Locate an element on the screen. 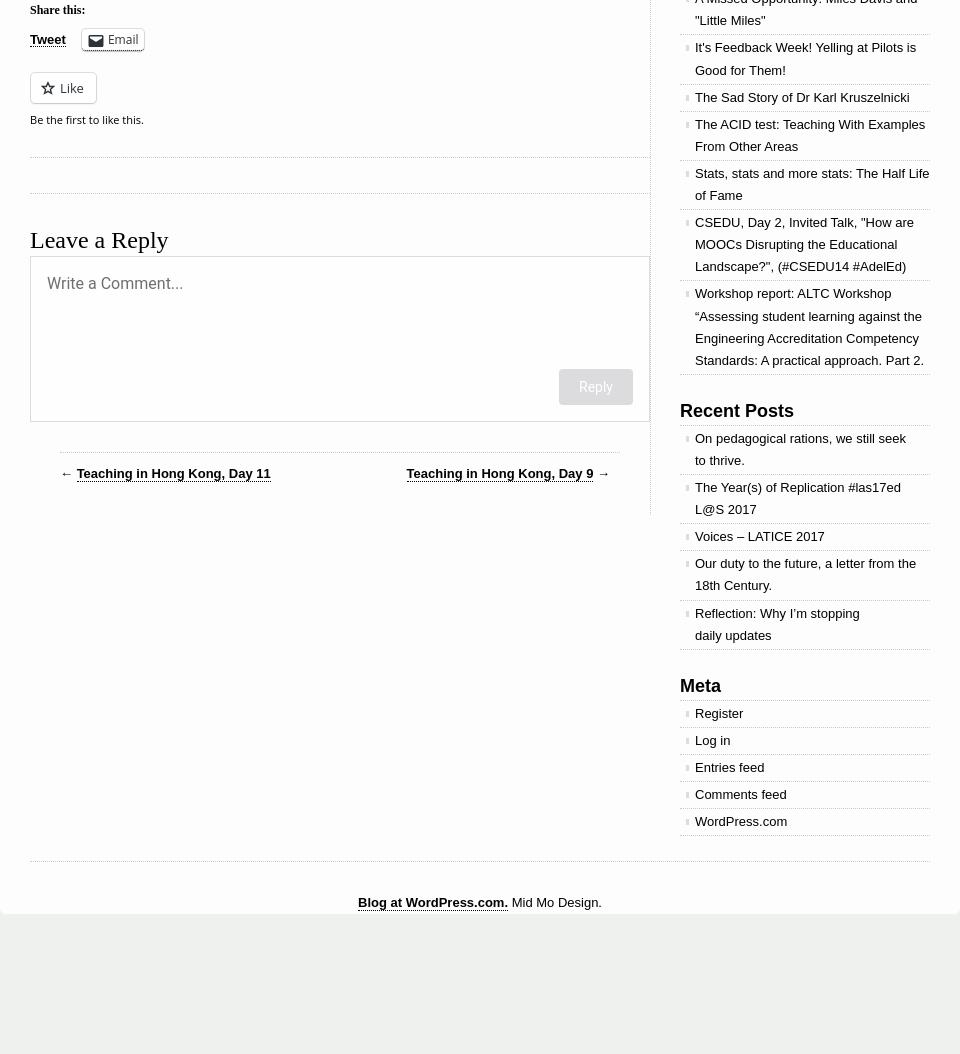 The image size is (960, 1054). 'Mid Mo Design.' is located at coordinates (554, 901).